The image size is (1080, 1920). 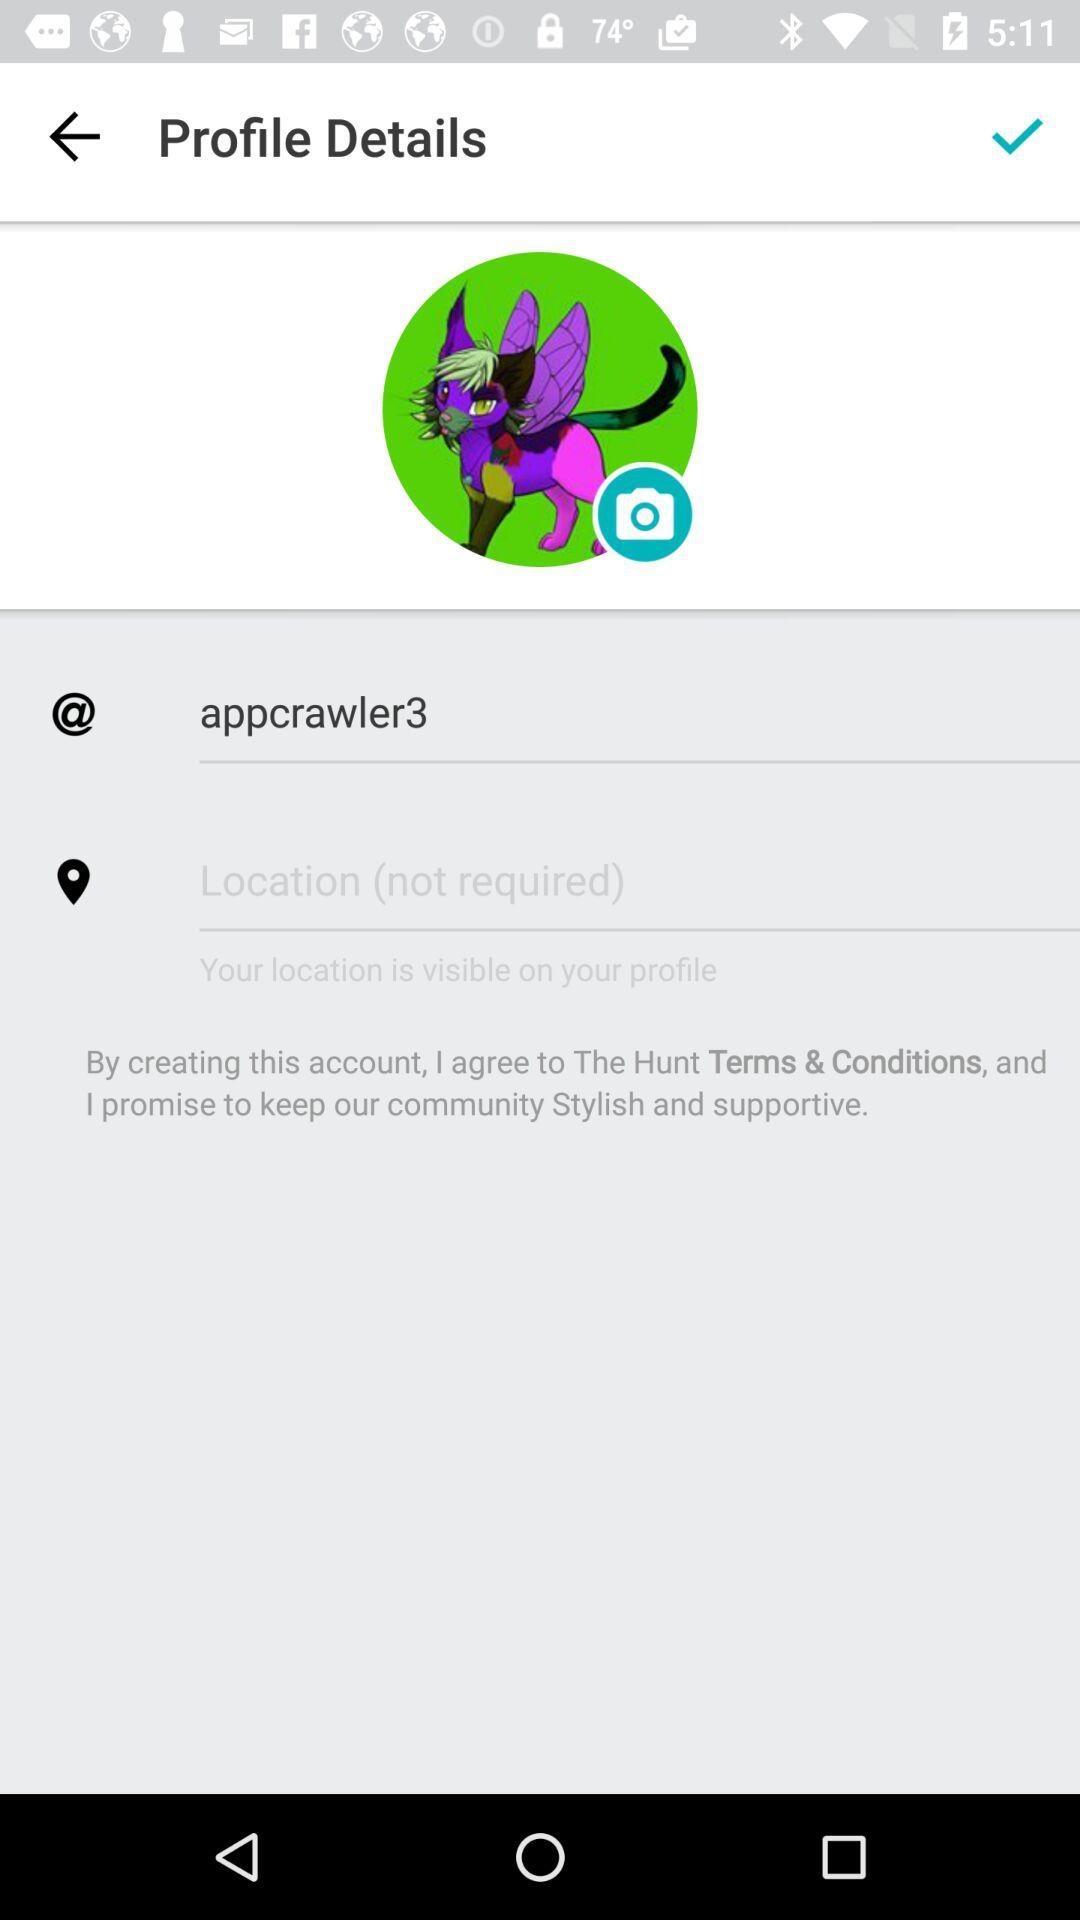 I want to click on edit profile picture, so click(x=540, y=408).